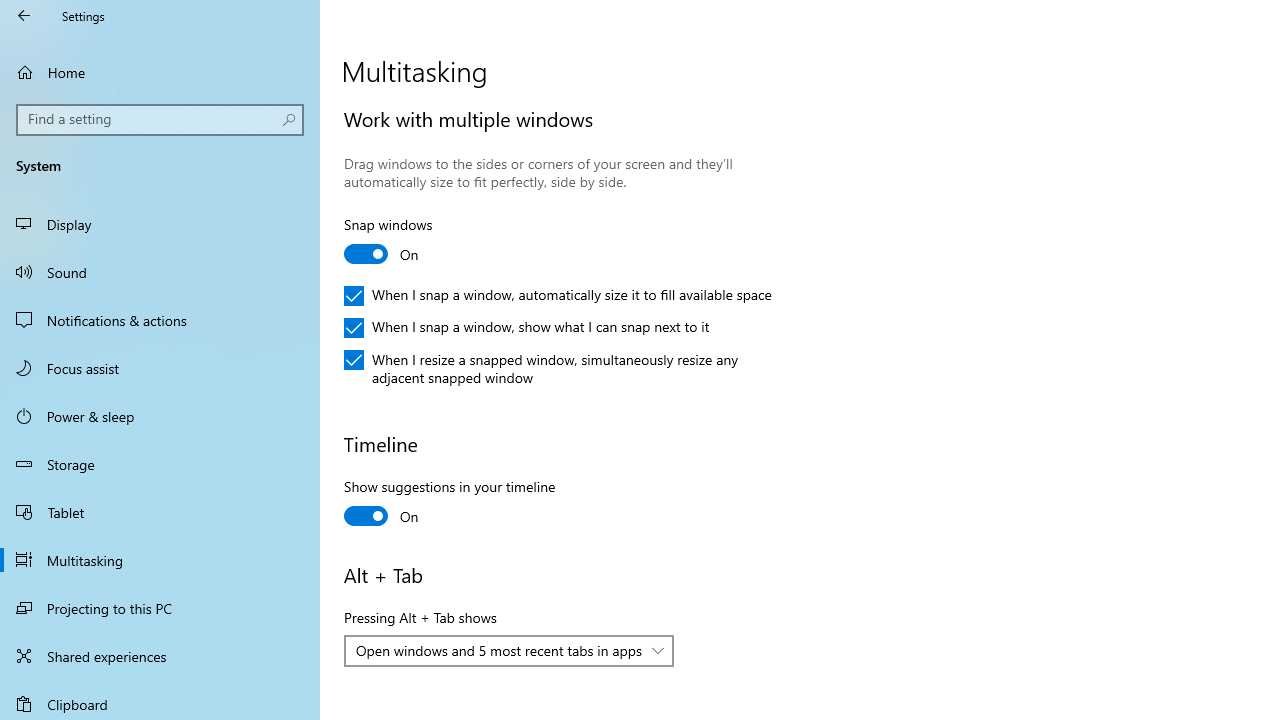 This screenshot has width=1280, height=720. Describe the element at coordinates (160, 414) in the screenshot. I see `'Power & sleep'` at that location.